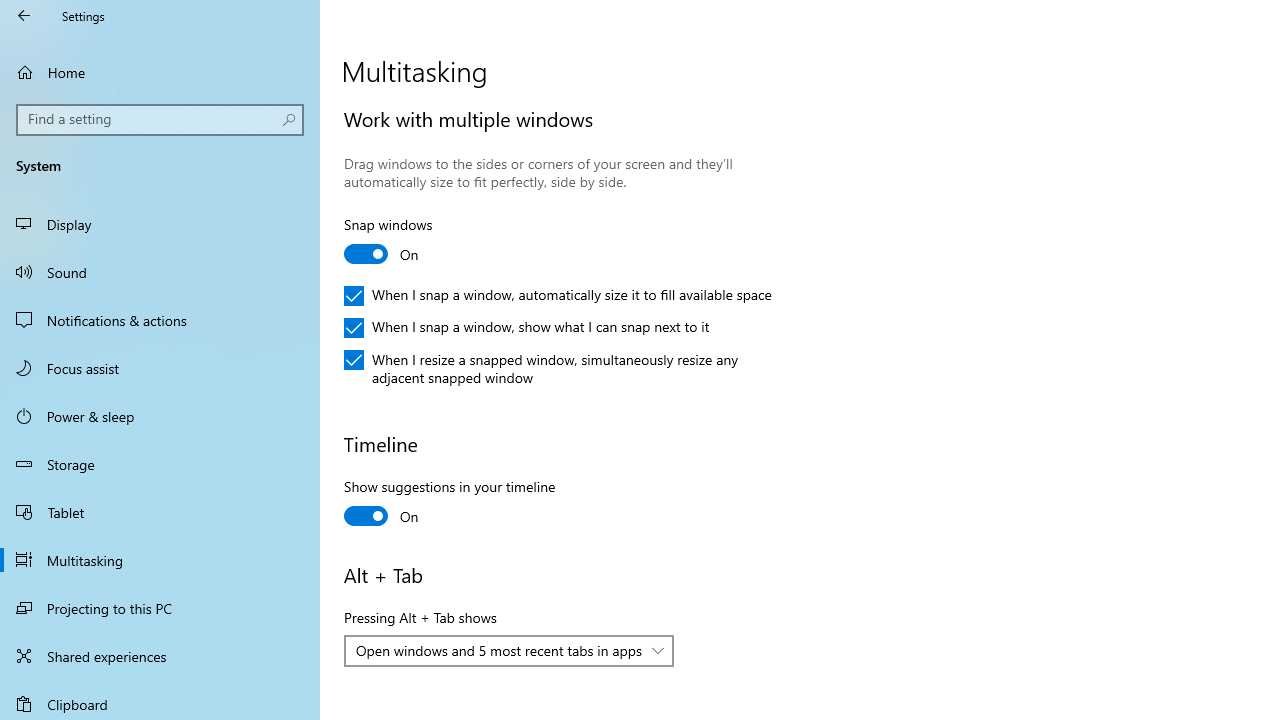 This screenshot has width=1280, height=720. Describe the element at coordinates (160, 414) in the screenshot. I see `'Power & sleep'` at that location.